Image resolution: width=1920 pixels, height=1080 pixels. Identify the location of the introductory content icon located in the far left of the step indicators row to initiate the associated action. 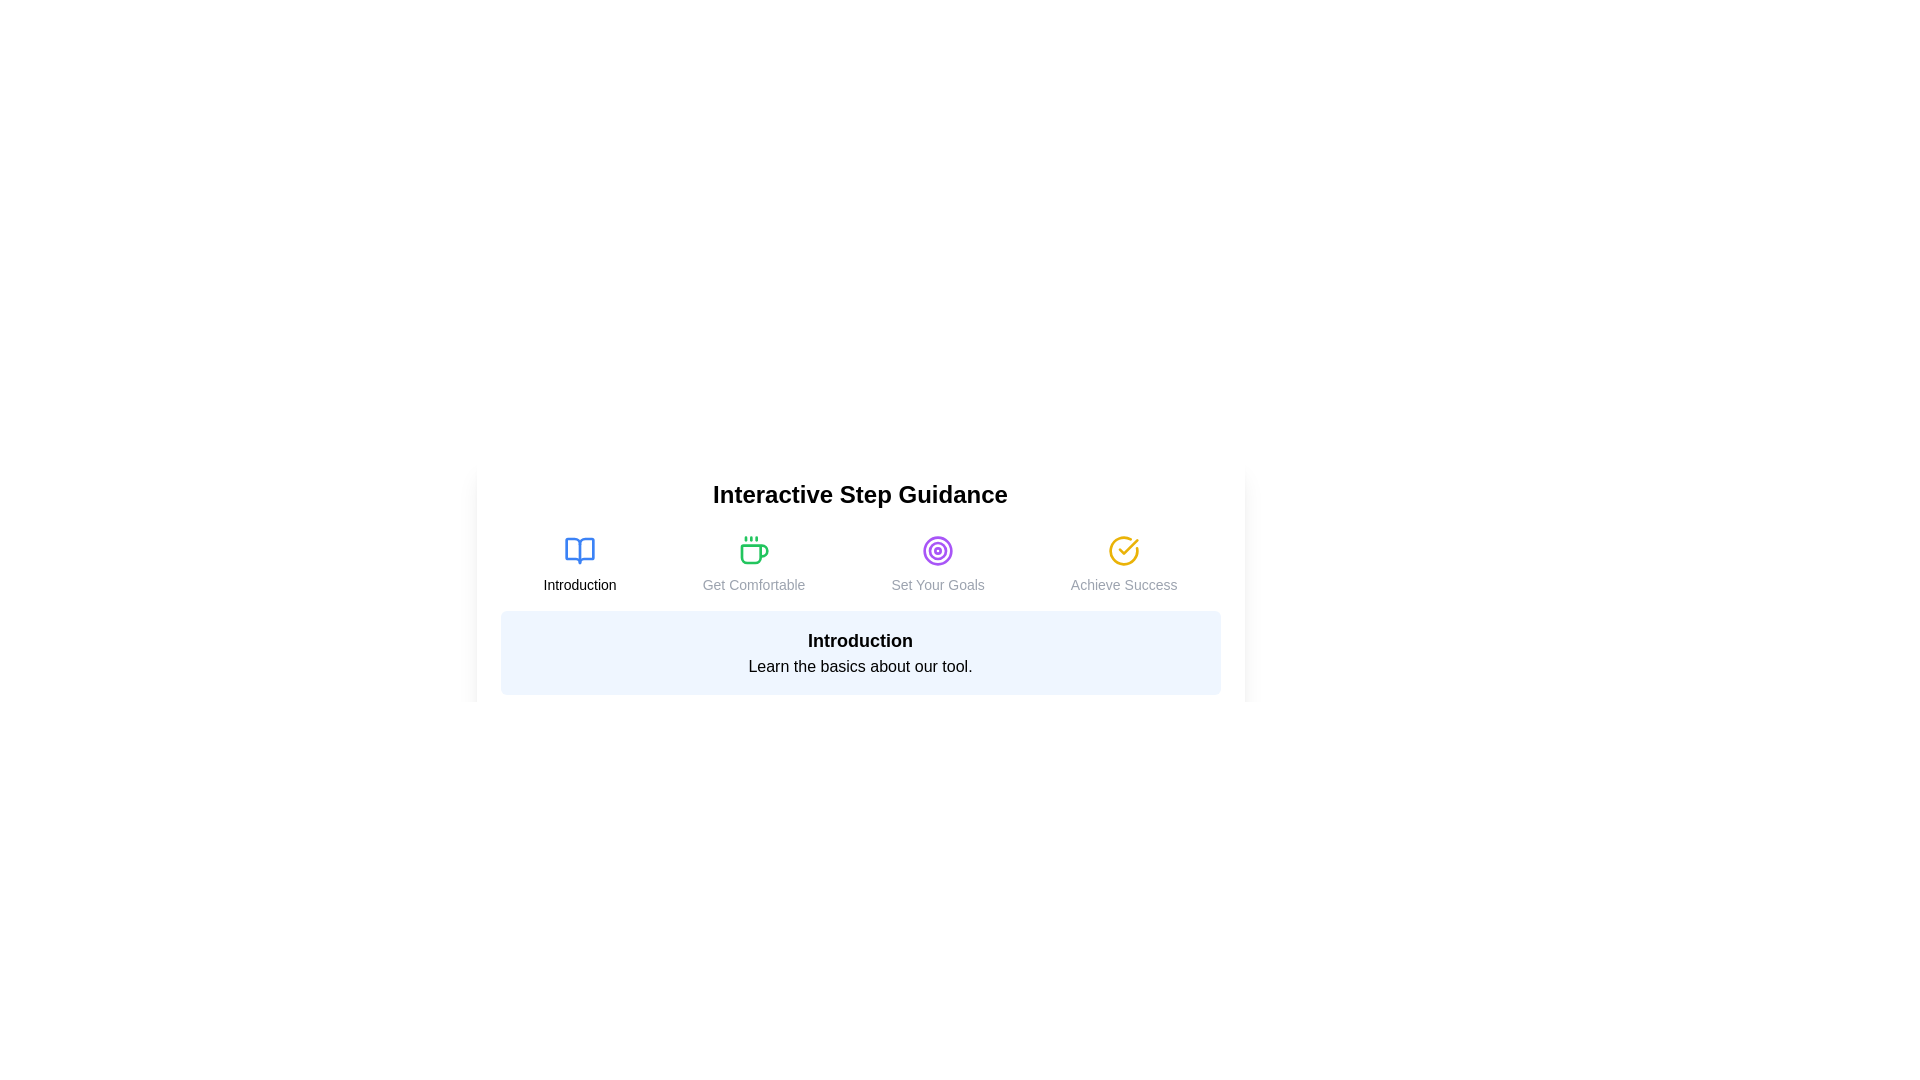
(579, 551).